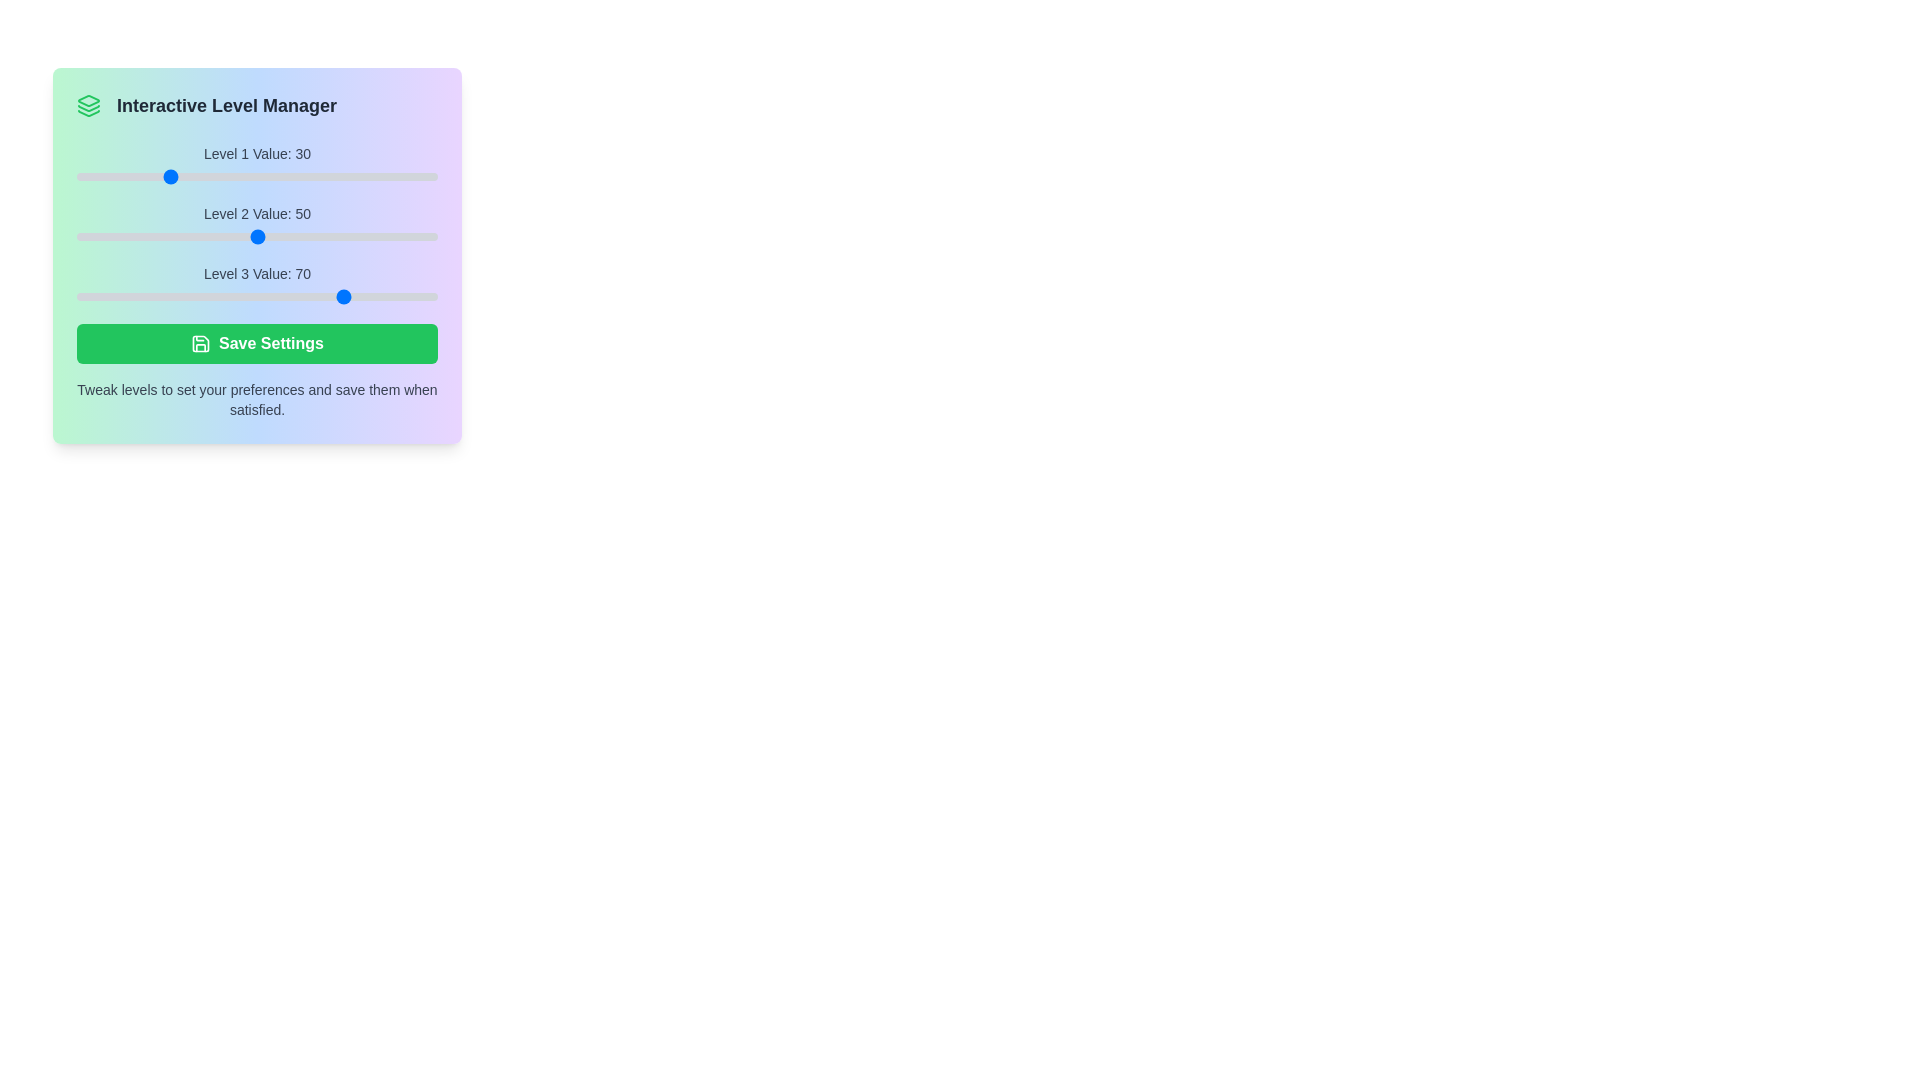 This screenshot has width=1920, height=1080. Describe the element at coordinates (121, 297) in the screenshot. I see `the Level 3 Value slider` at that location.